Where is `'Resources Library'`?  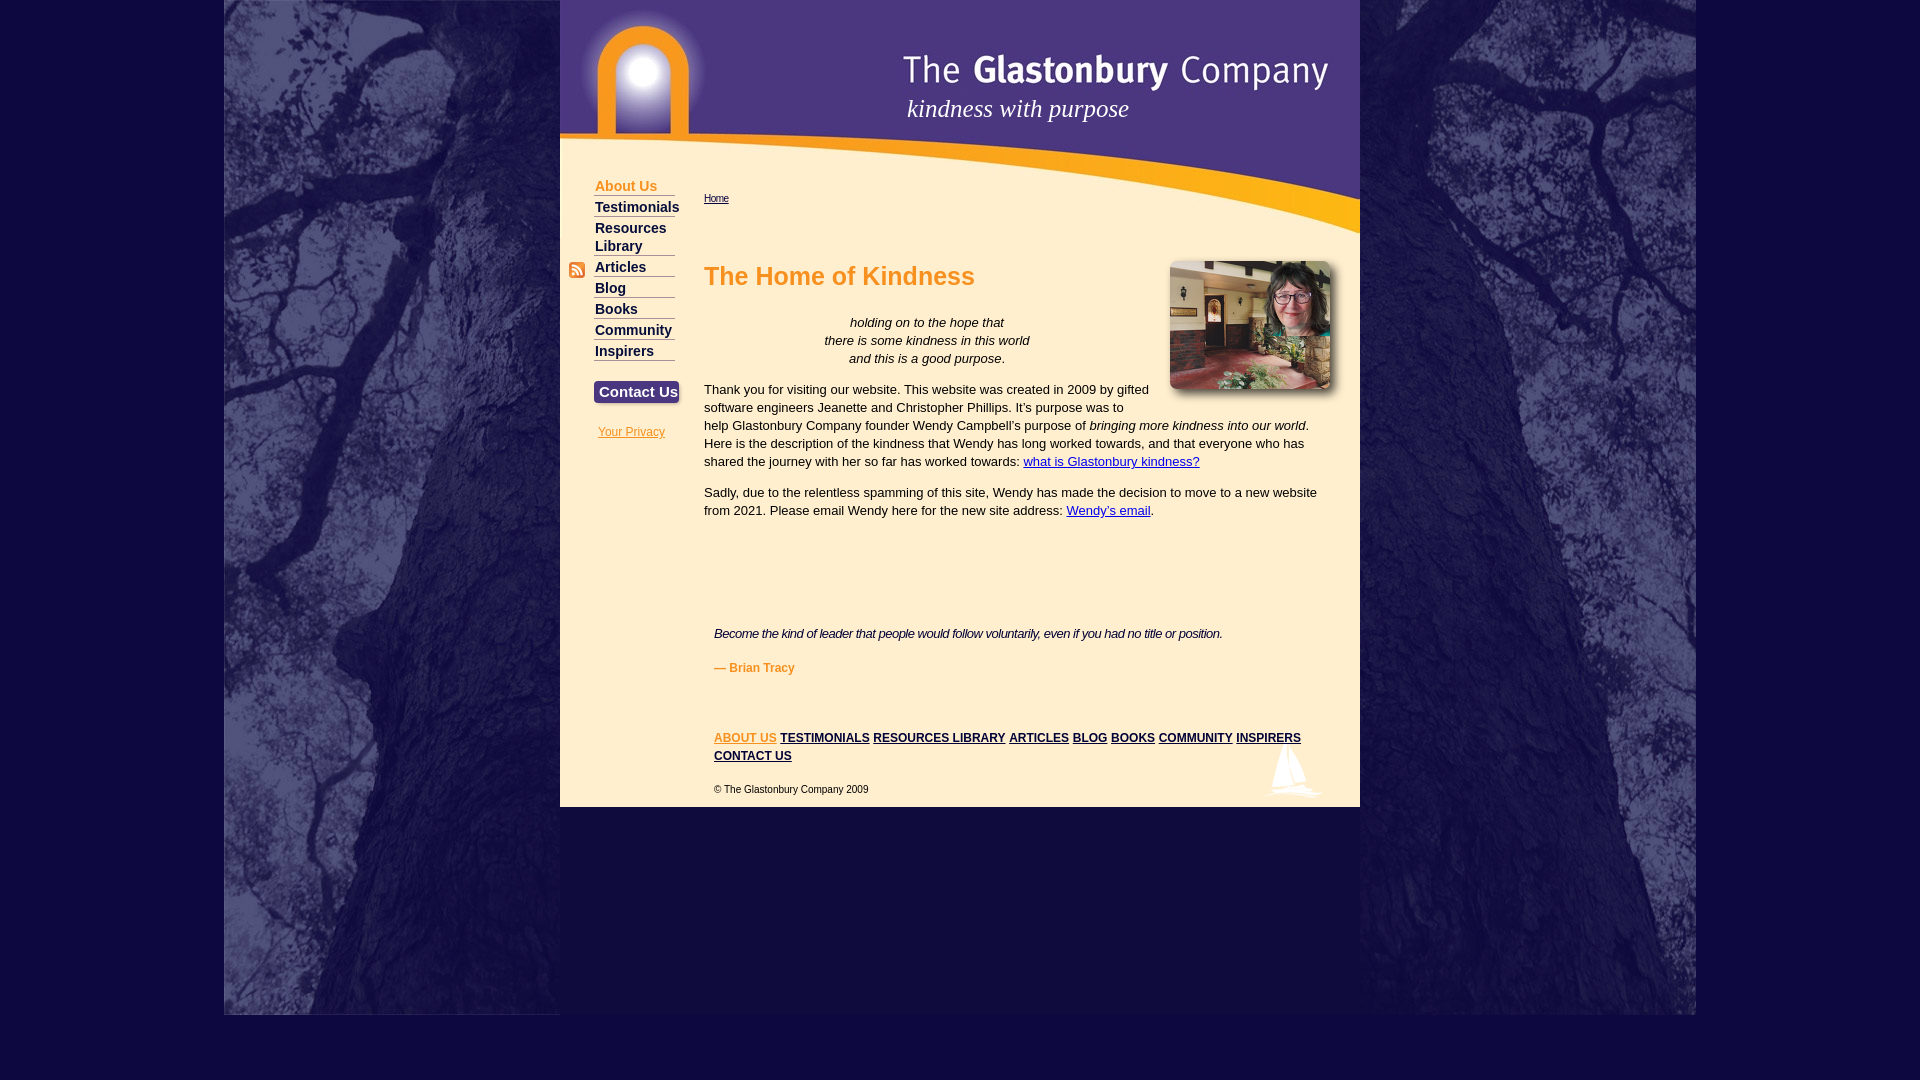
'Resources Library' is located at coordinates (633, 235).